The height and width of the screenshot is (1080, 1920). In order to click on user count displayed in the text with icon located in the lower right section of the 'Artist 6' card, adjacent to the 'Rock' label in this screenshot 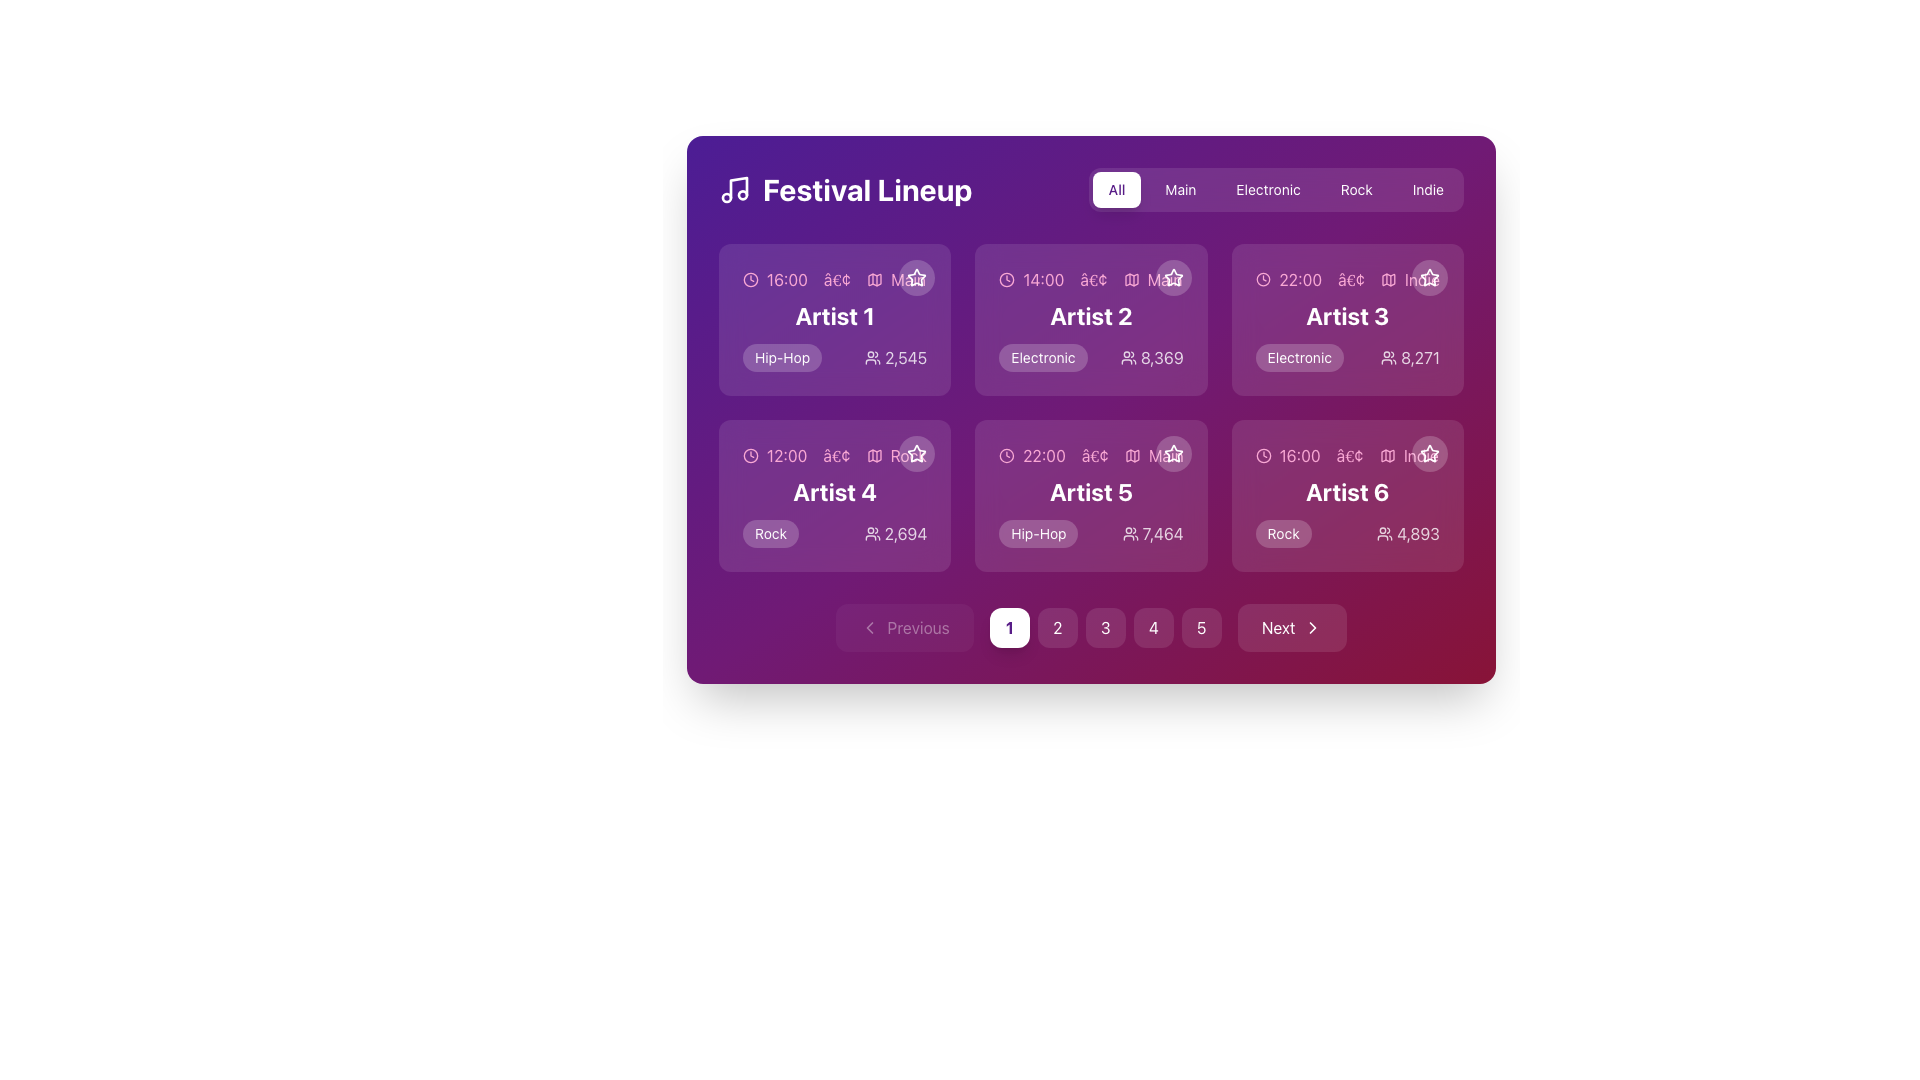, I will do `click(1407, 532)`.